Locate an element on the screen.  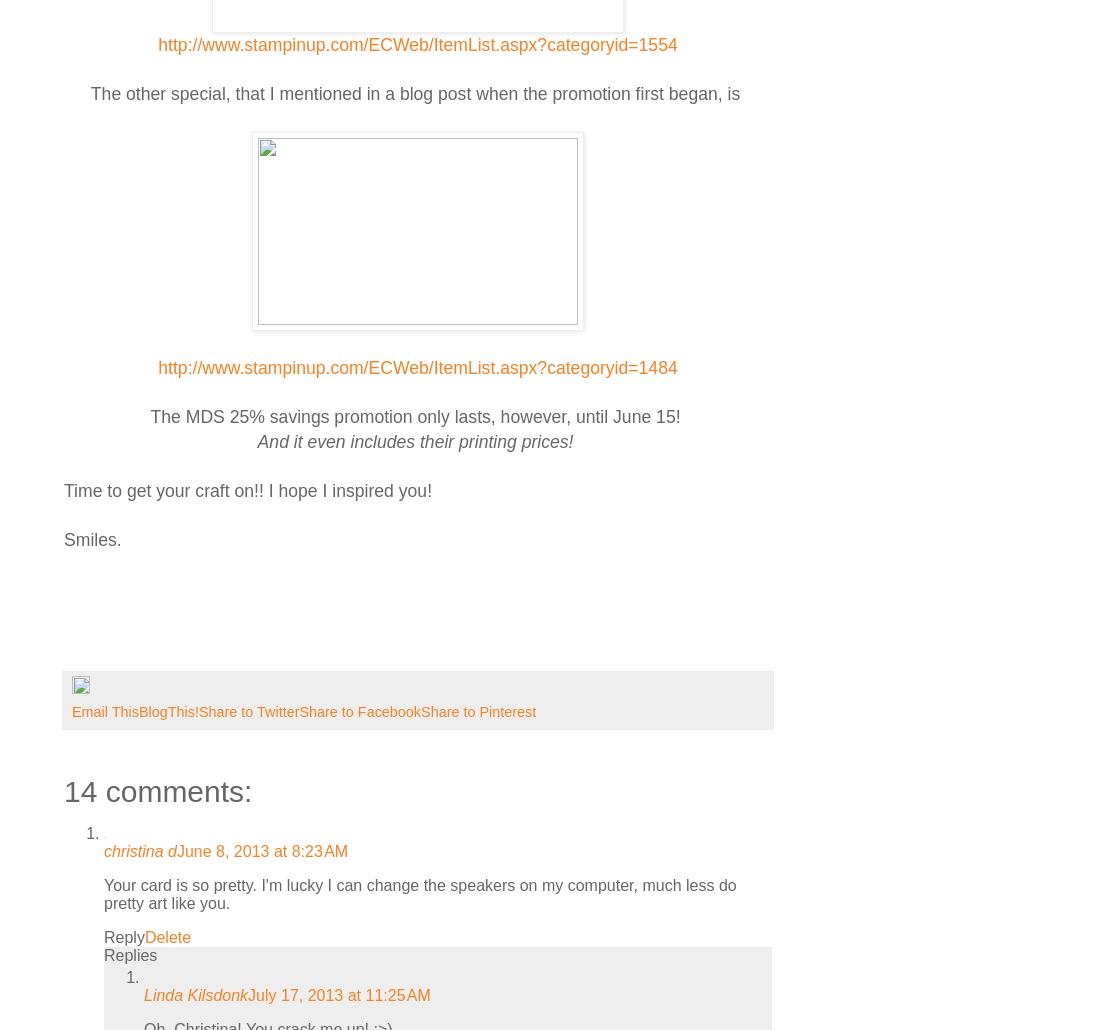
'Delete' is located at coordinates (166, 937).